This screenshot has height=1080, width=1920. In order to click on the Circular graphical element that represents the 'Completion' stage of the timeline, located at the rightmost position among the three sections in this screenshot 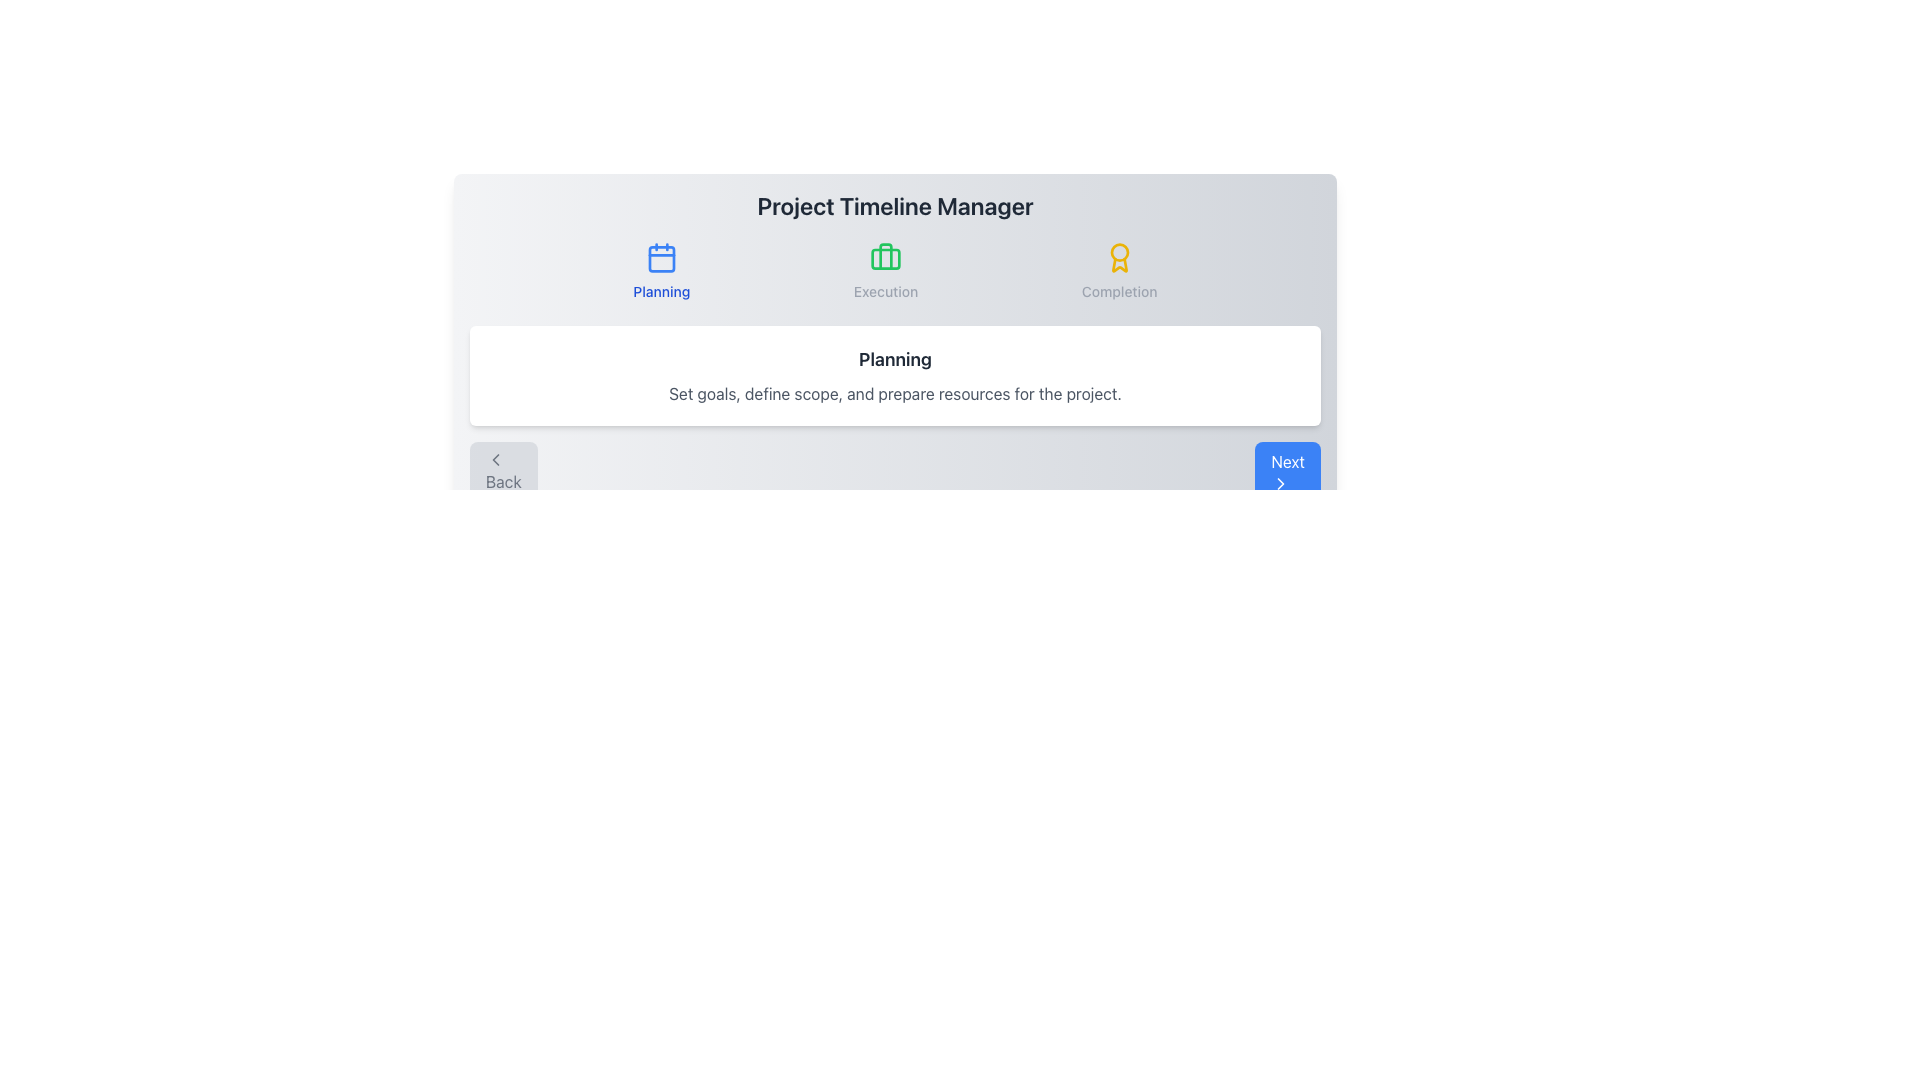, I will do `click(1118, 251)`.